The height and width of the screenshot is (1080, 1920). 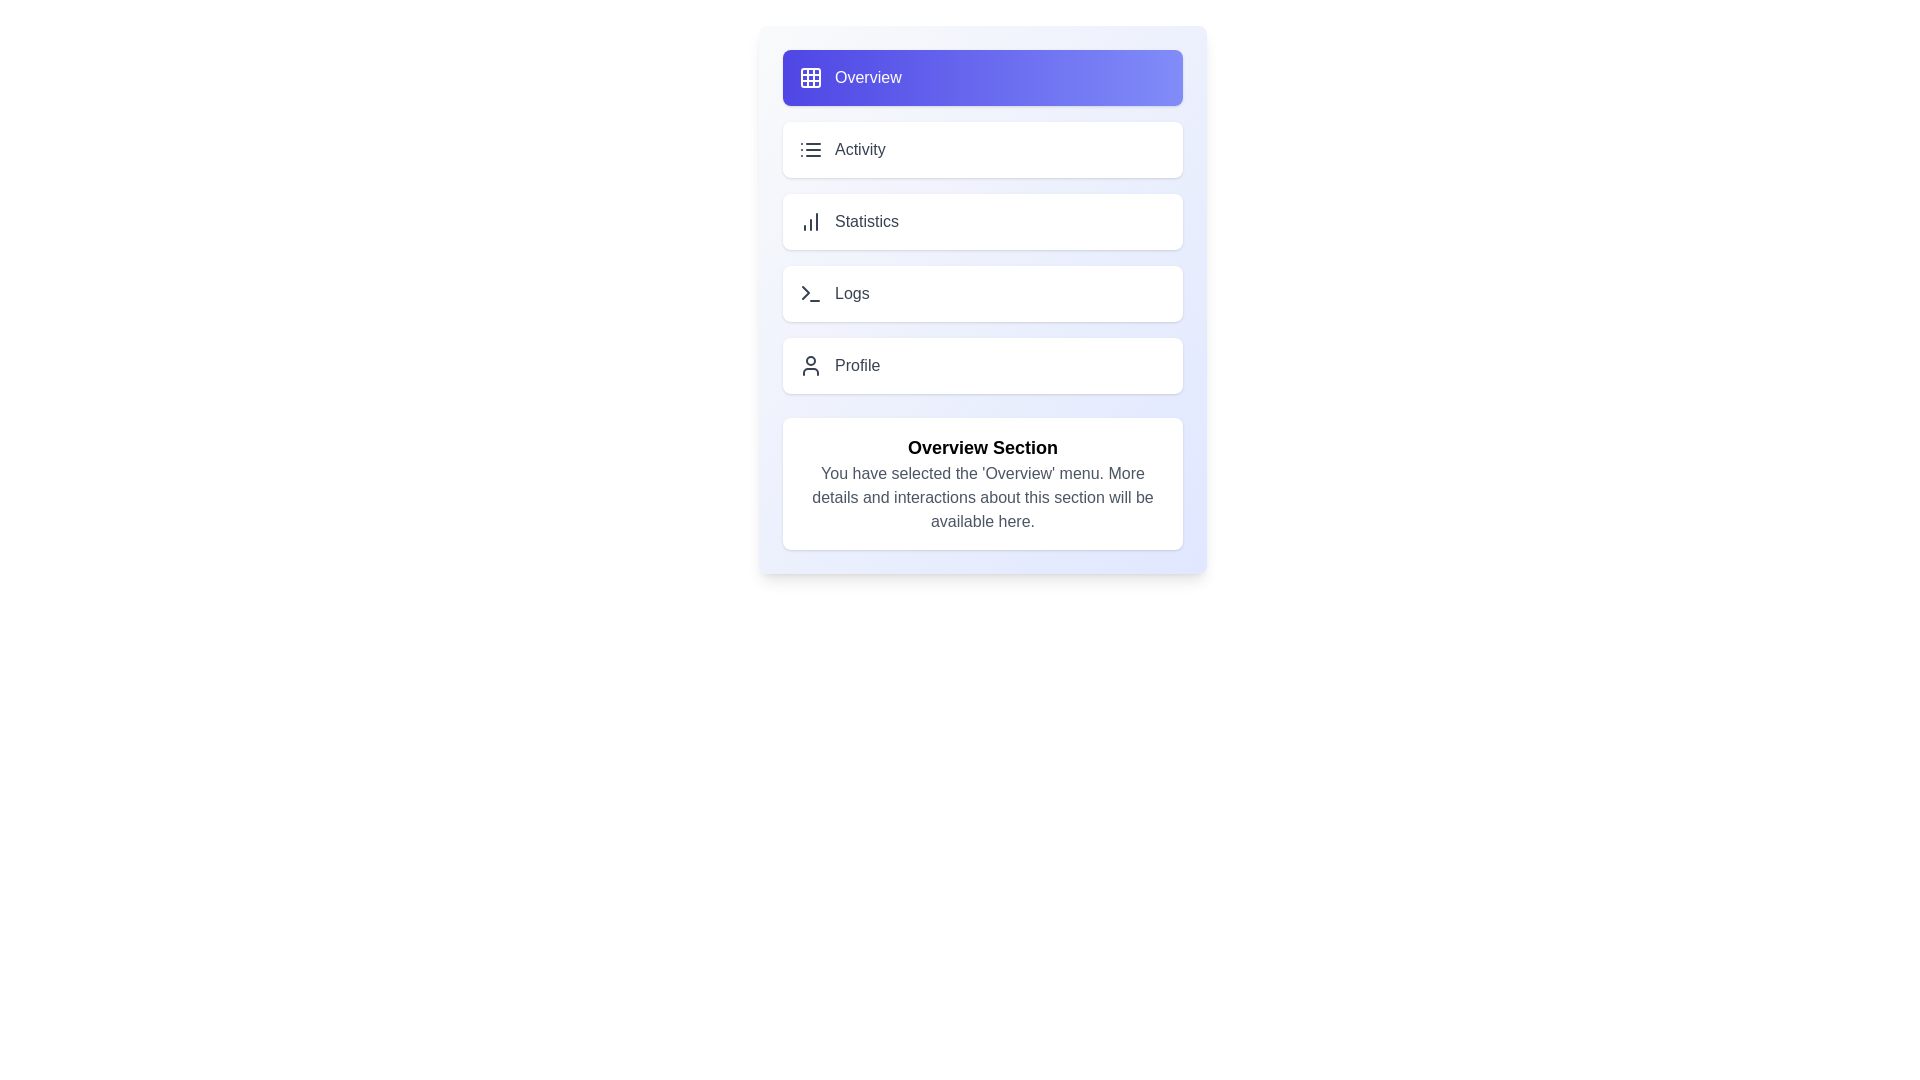 I want to click on the menu item Profile to display its section, so click(x=983, y=366).